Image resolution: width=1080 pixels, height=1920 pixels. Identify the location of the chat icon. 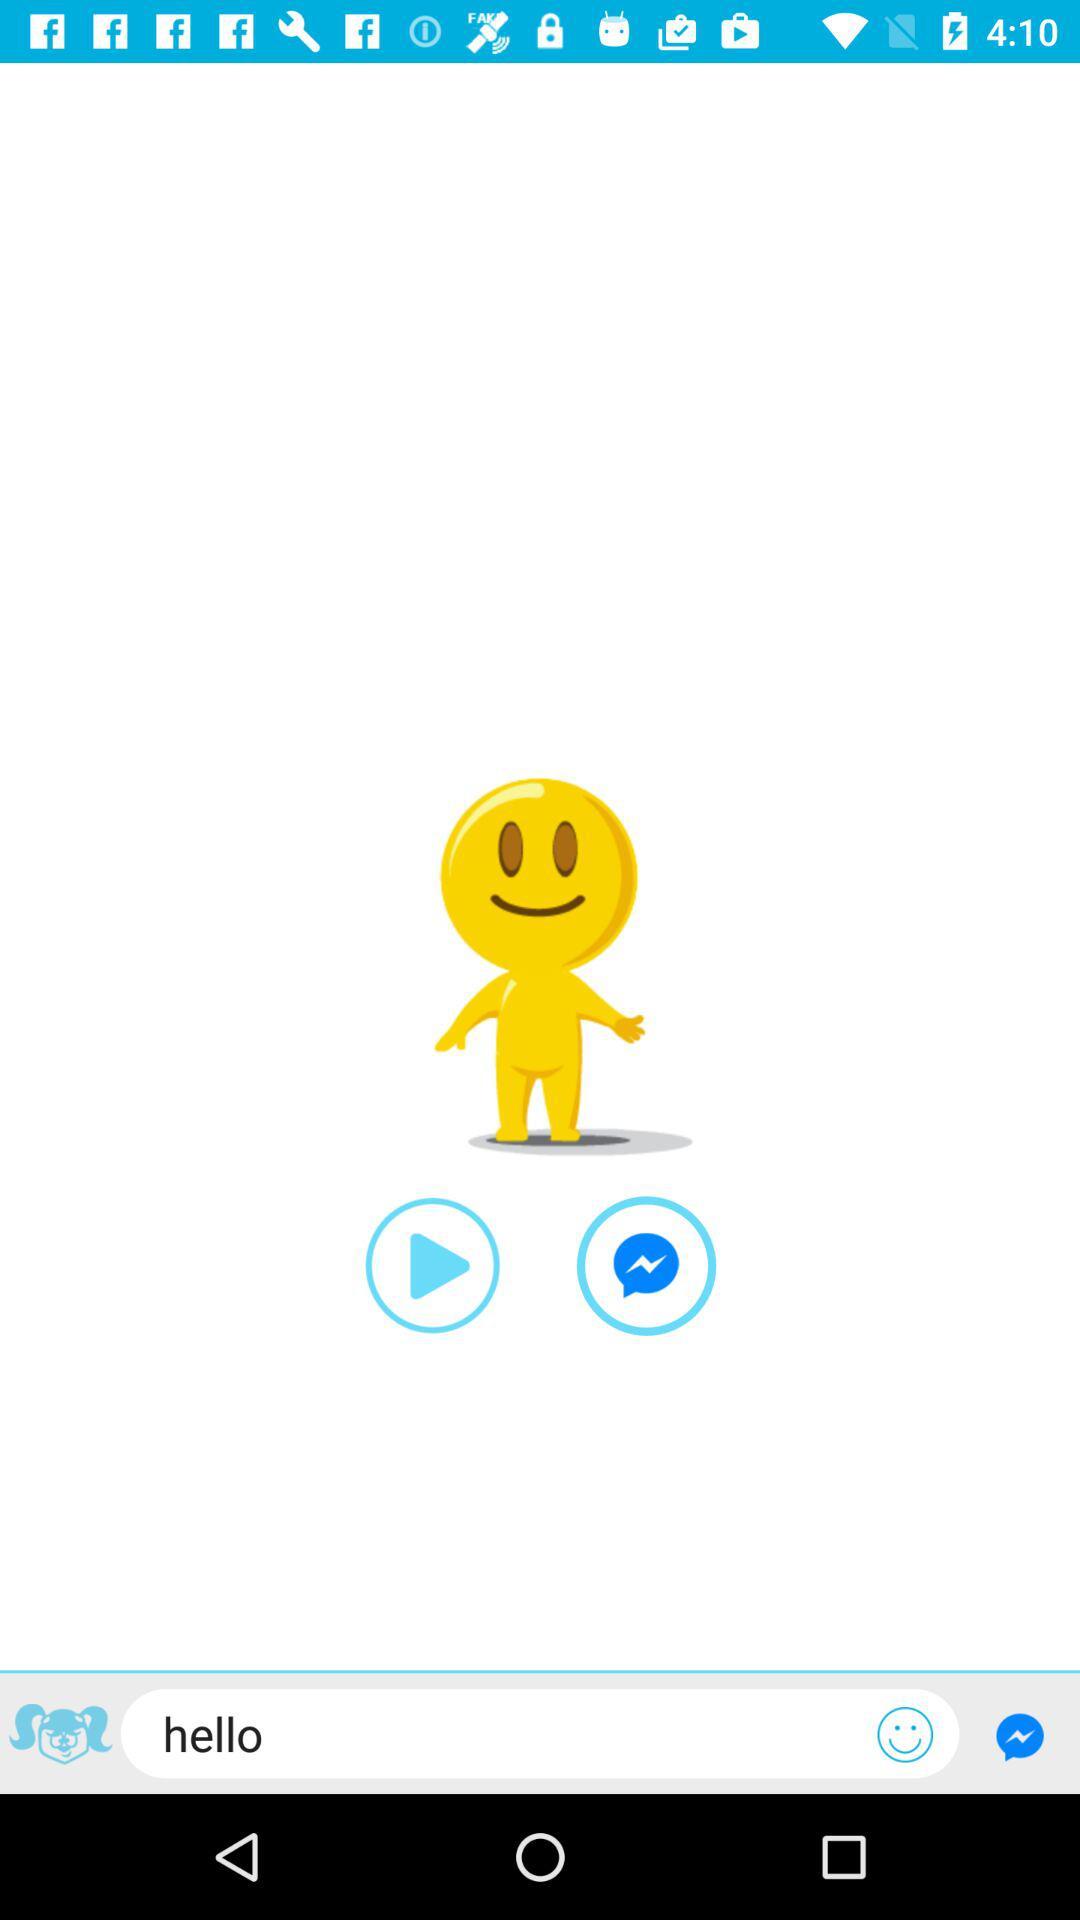
(646, 1265).